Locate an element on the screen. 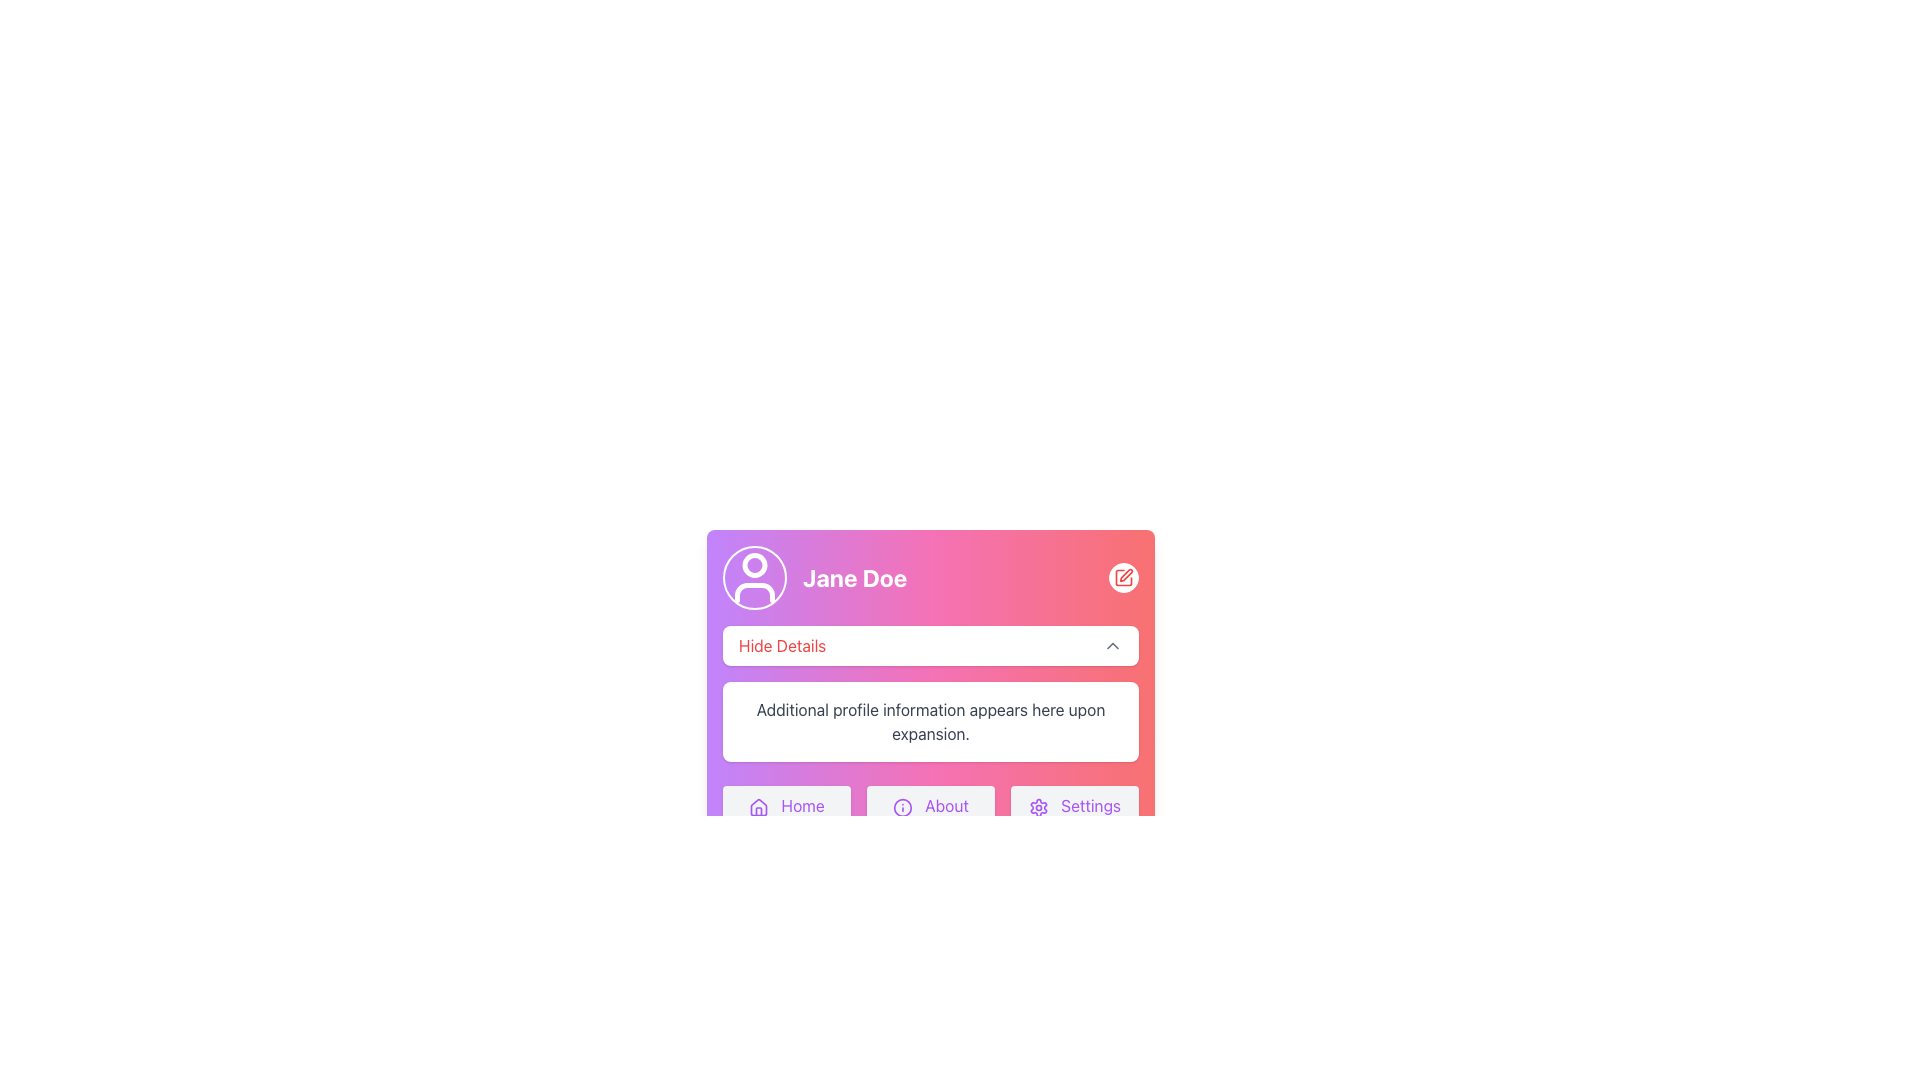 The height and width of the screenshot is (1080, 1920). the user name text label 'Jane Doe' which is located within the profile card interface, slightly right of the circular avatar icon is located at coordinates (855, 578).